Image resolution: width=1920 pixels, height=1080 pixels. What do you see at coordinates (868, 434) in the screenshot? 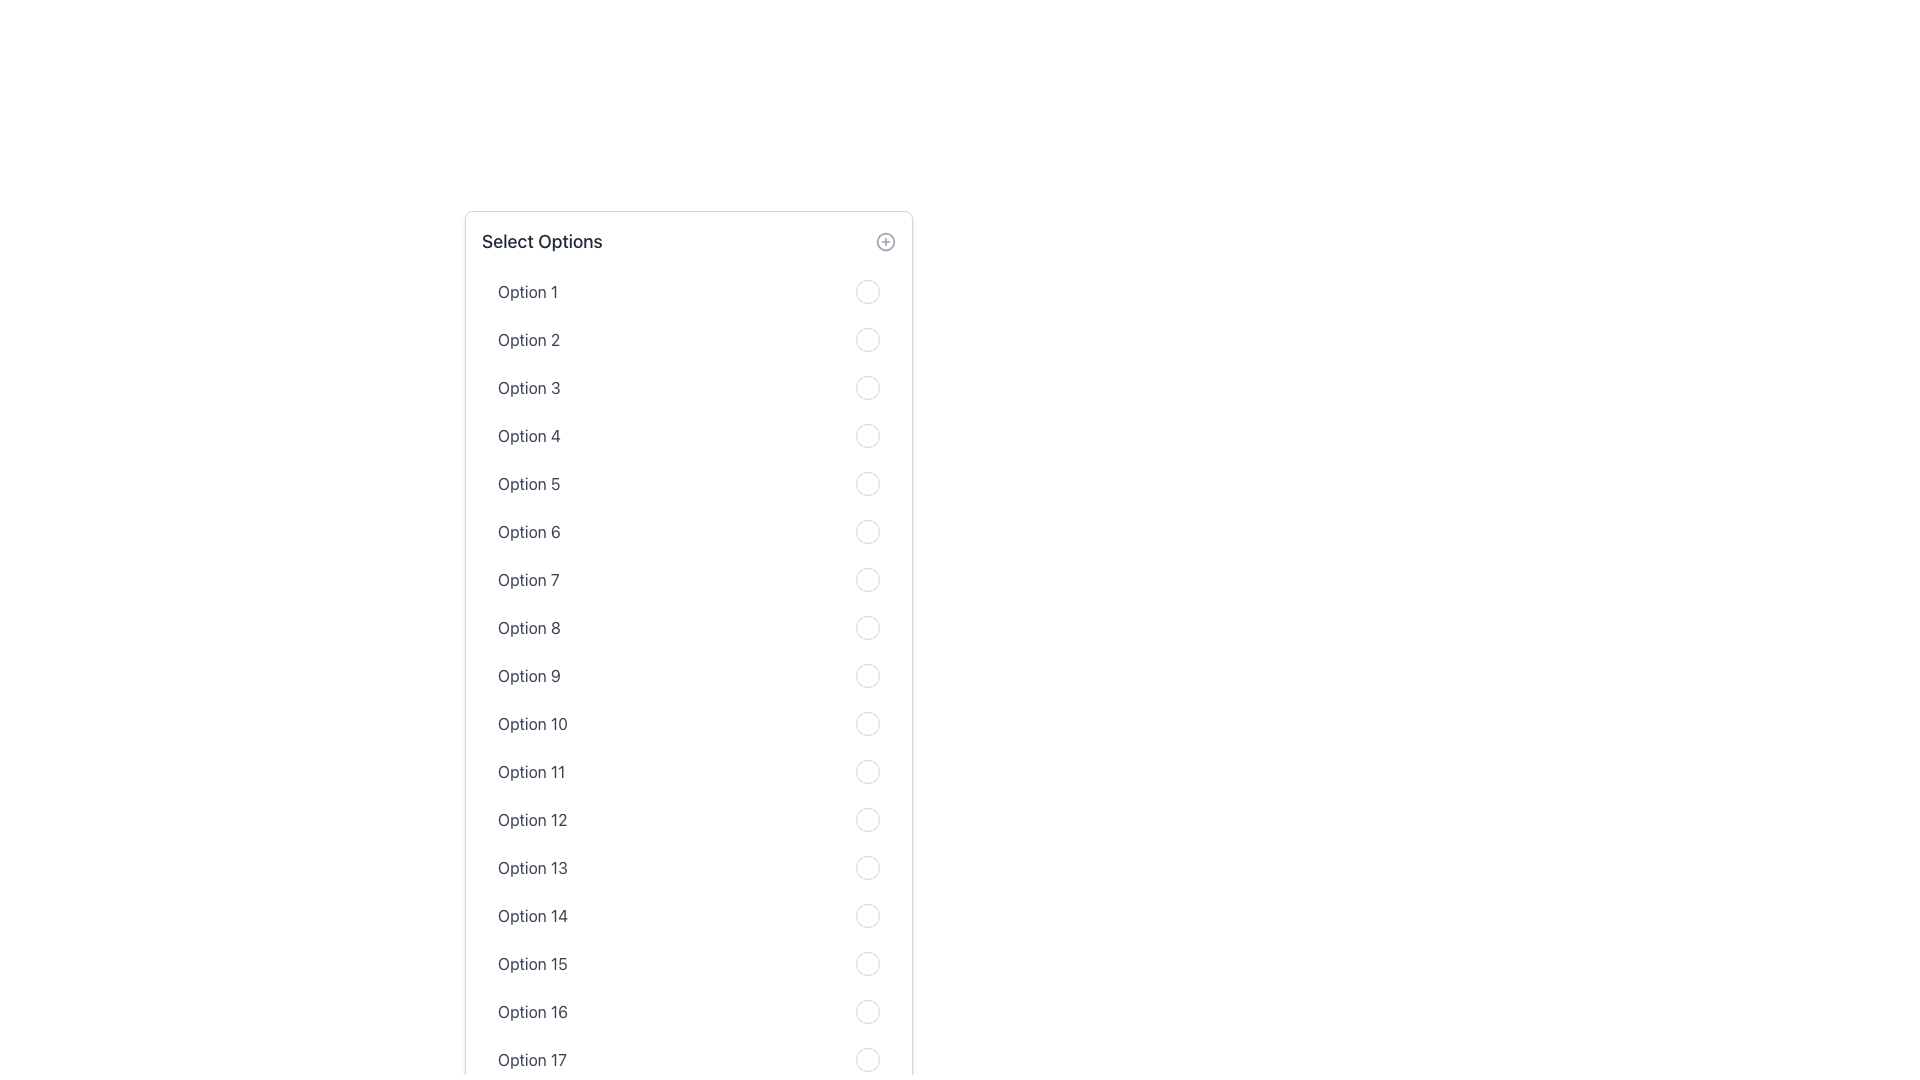
I see `the circular radio button with a gray outline located to the right of the text 'Option 4'` at bounding box center [868, 434].